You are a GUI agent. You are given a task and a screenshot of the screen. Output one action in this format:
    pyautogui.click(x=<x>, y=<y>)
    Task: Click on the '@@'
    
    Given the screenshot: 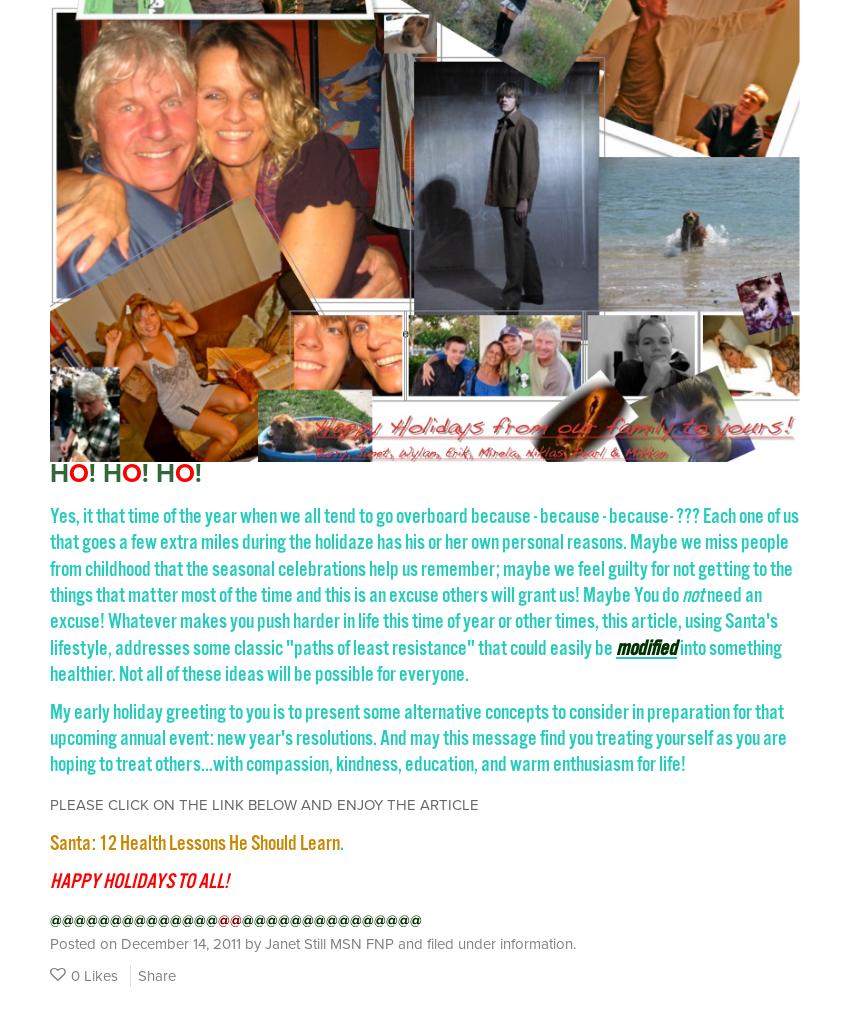 What is the action you would take?
    pyautogui.click(x=230, y=919)
    